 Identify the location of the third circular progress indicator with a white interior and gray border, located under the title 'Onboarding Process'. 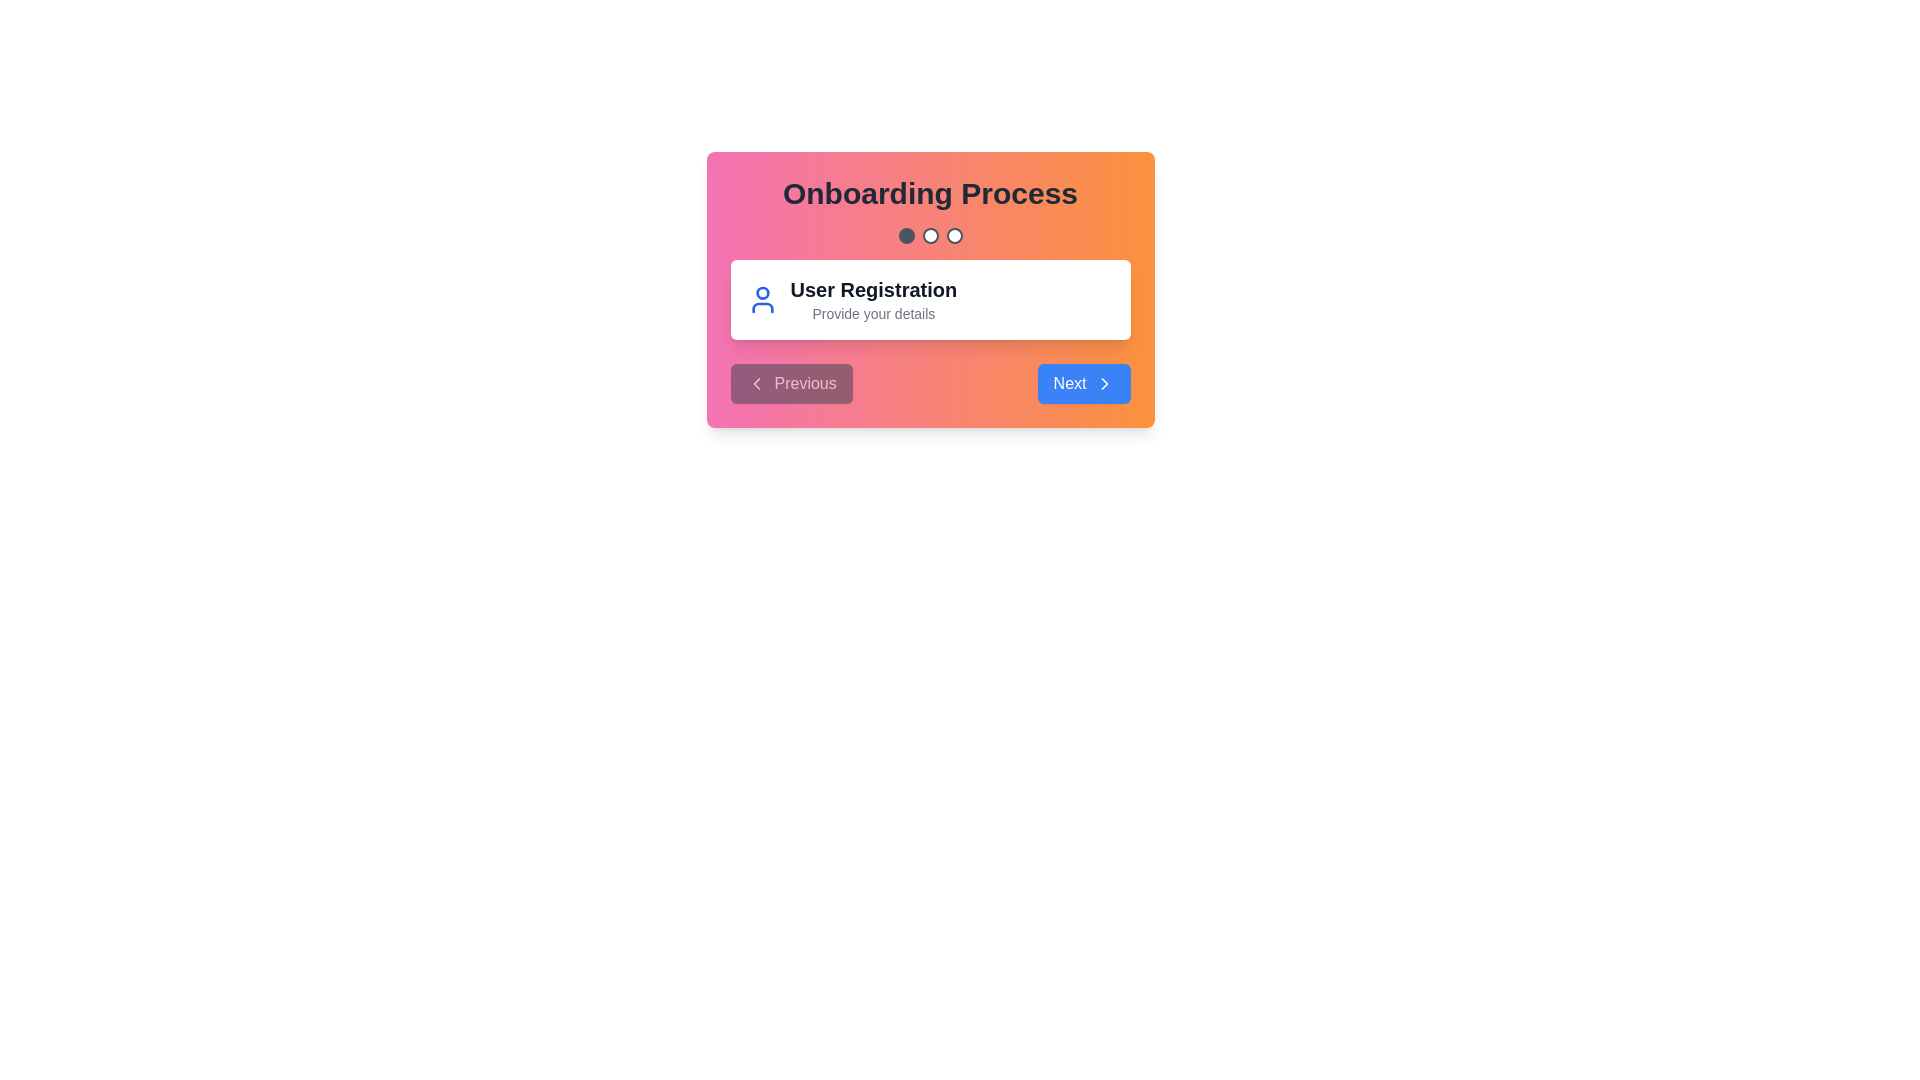
(953, 234).